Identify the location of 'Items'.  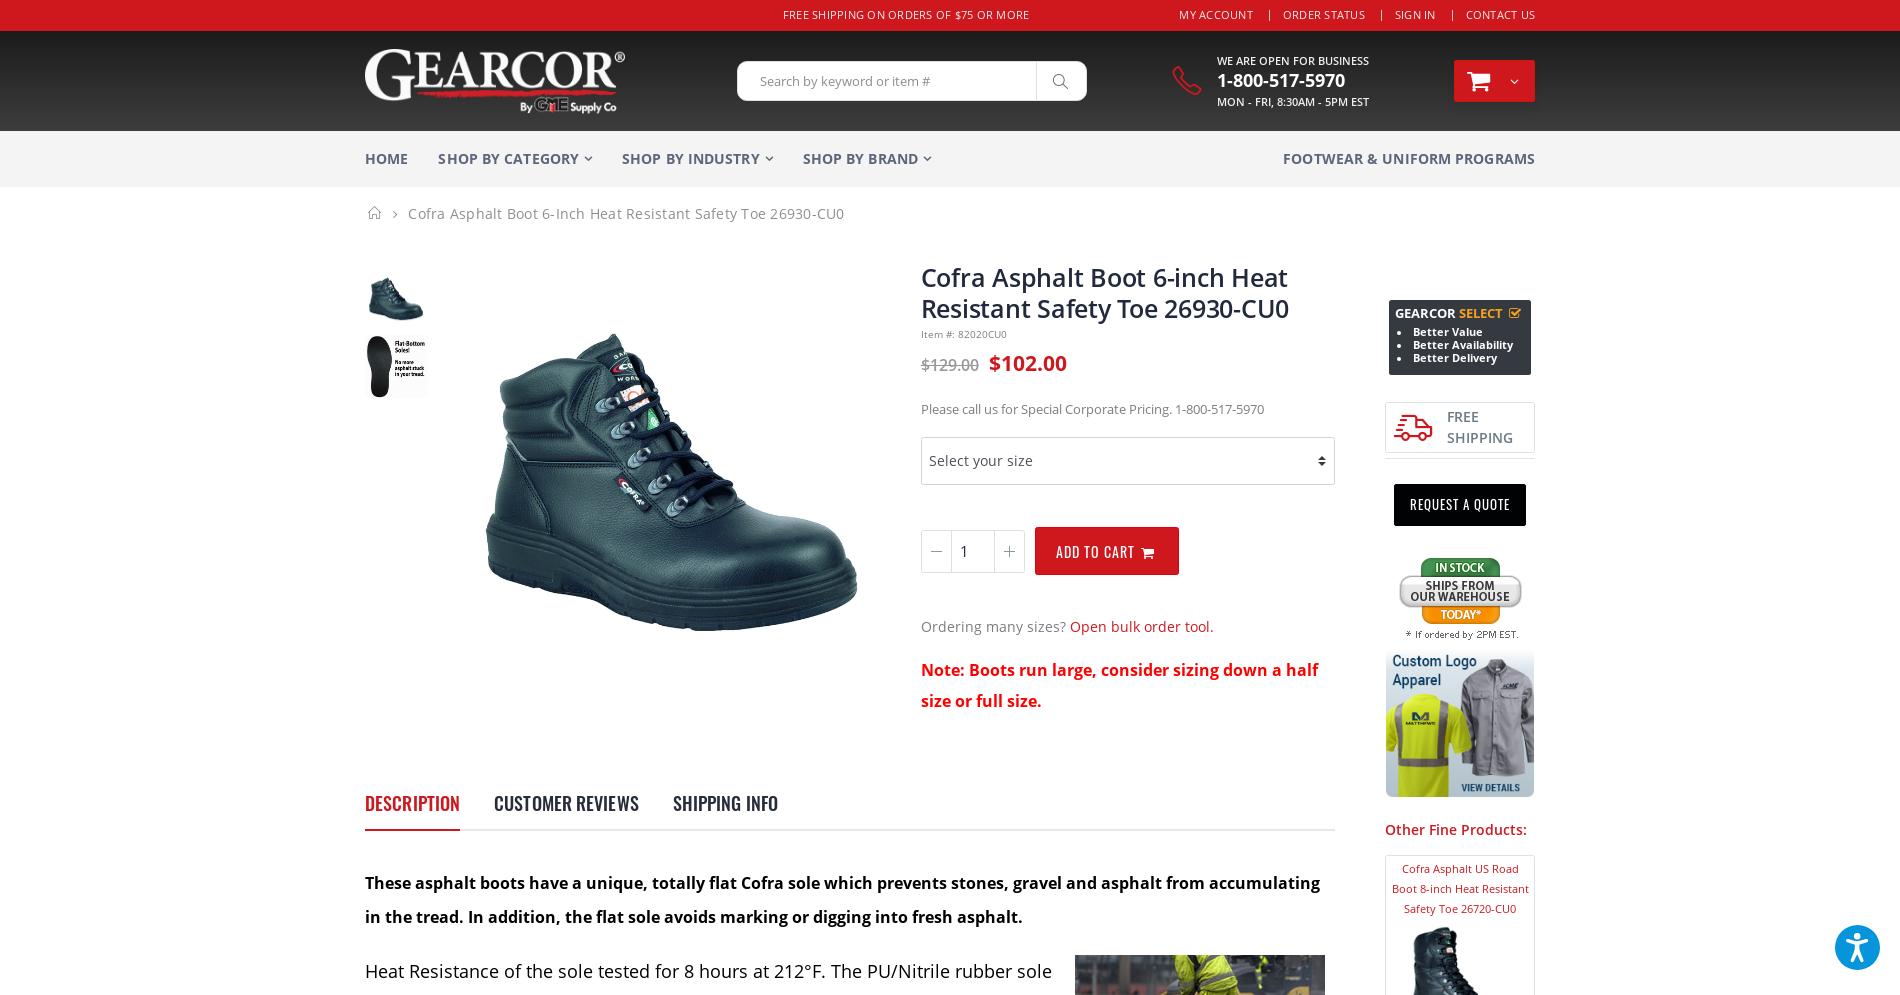
(1290, 129).